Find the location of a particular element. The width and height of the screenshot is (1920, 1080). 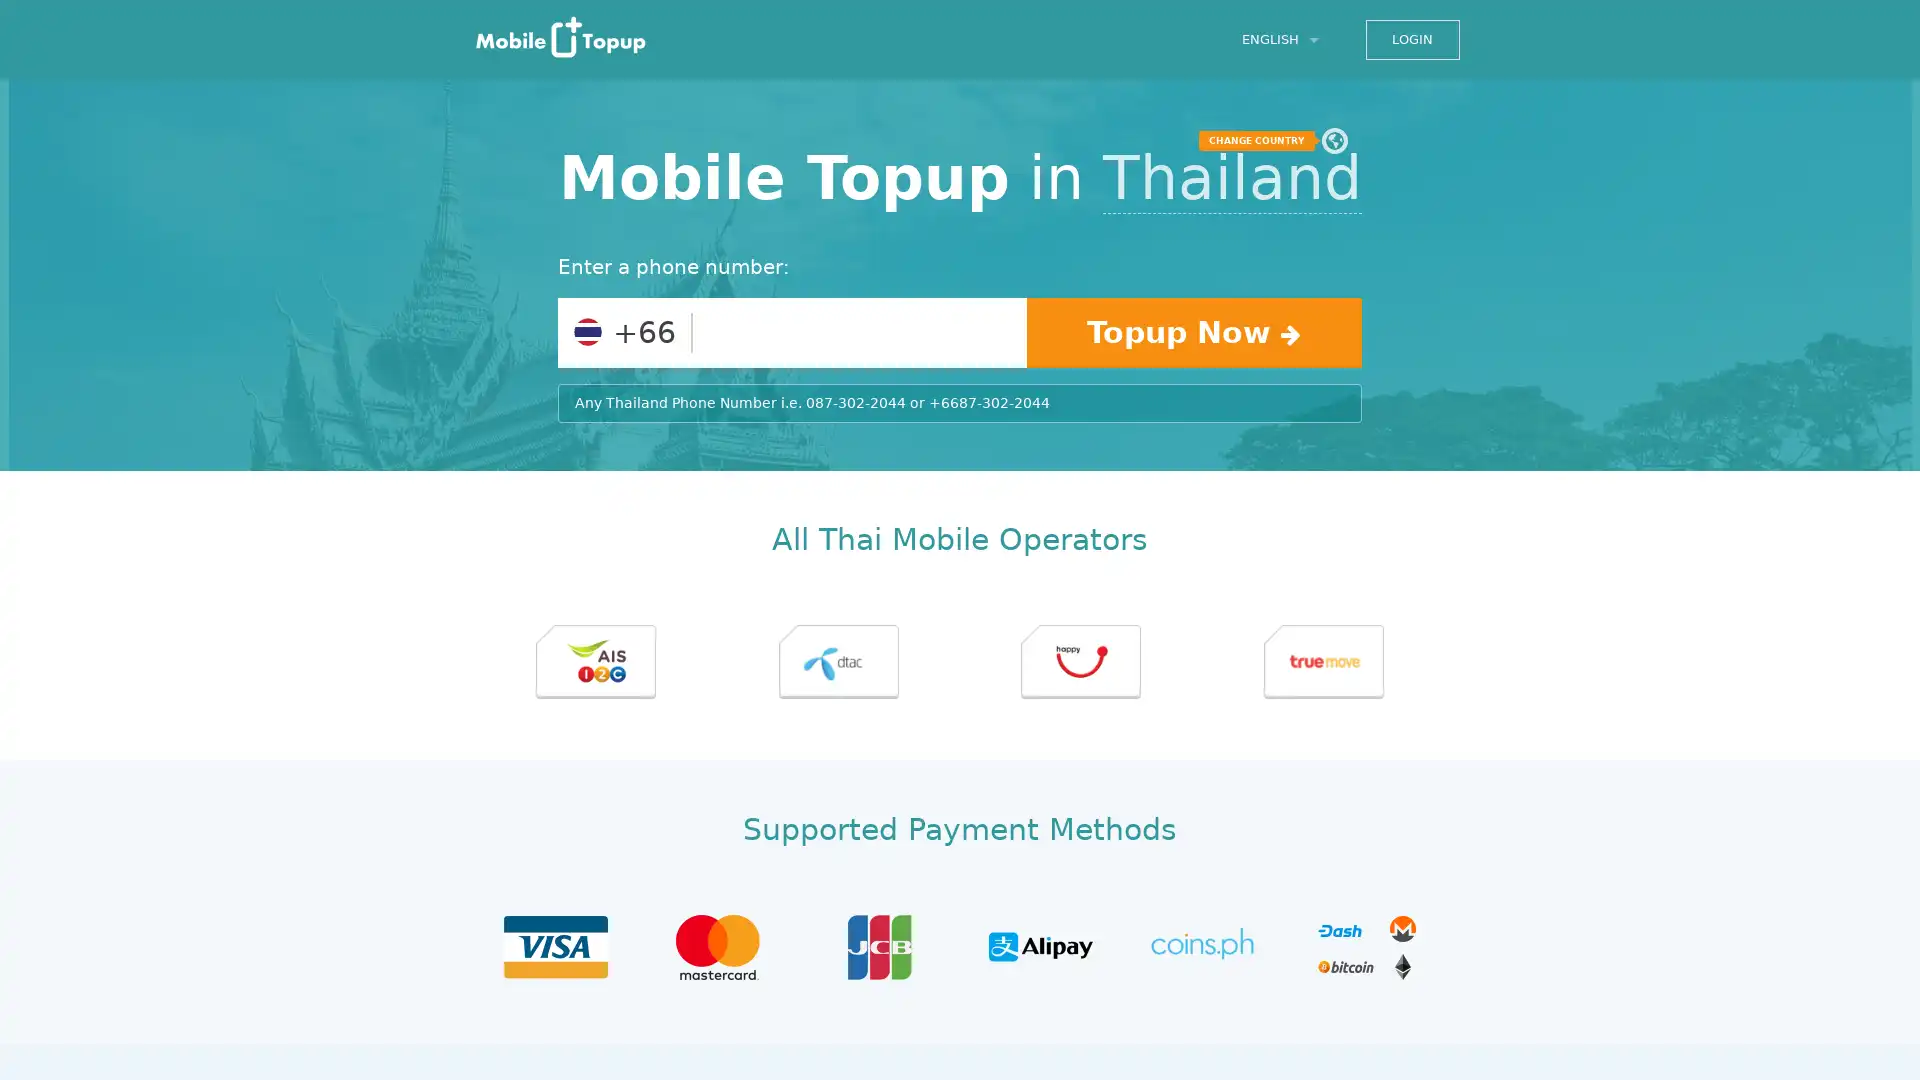

Topup Now is located at coordinates (1193, 331).